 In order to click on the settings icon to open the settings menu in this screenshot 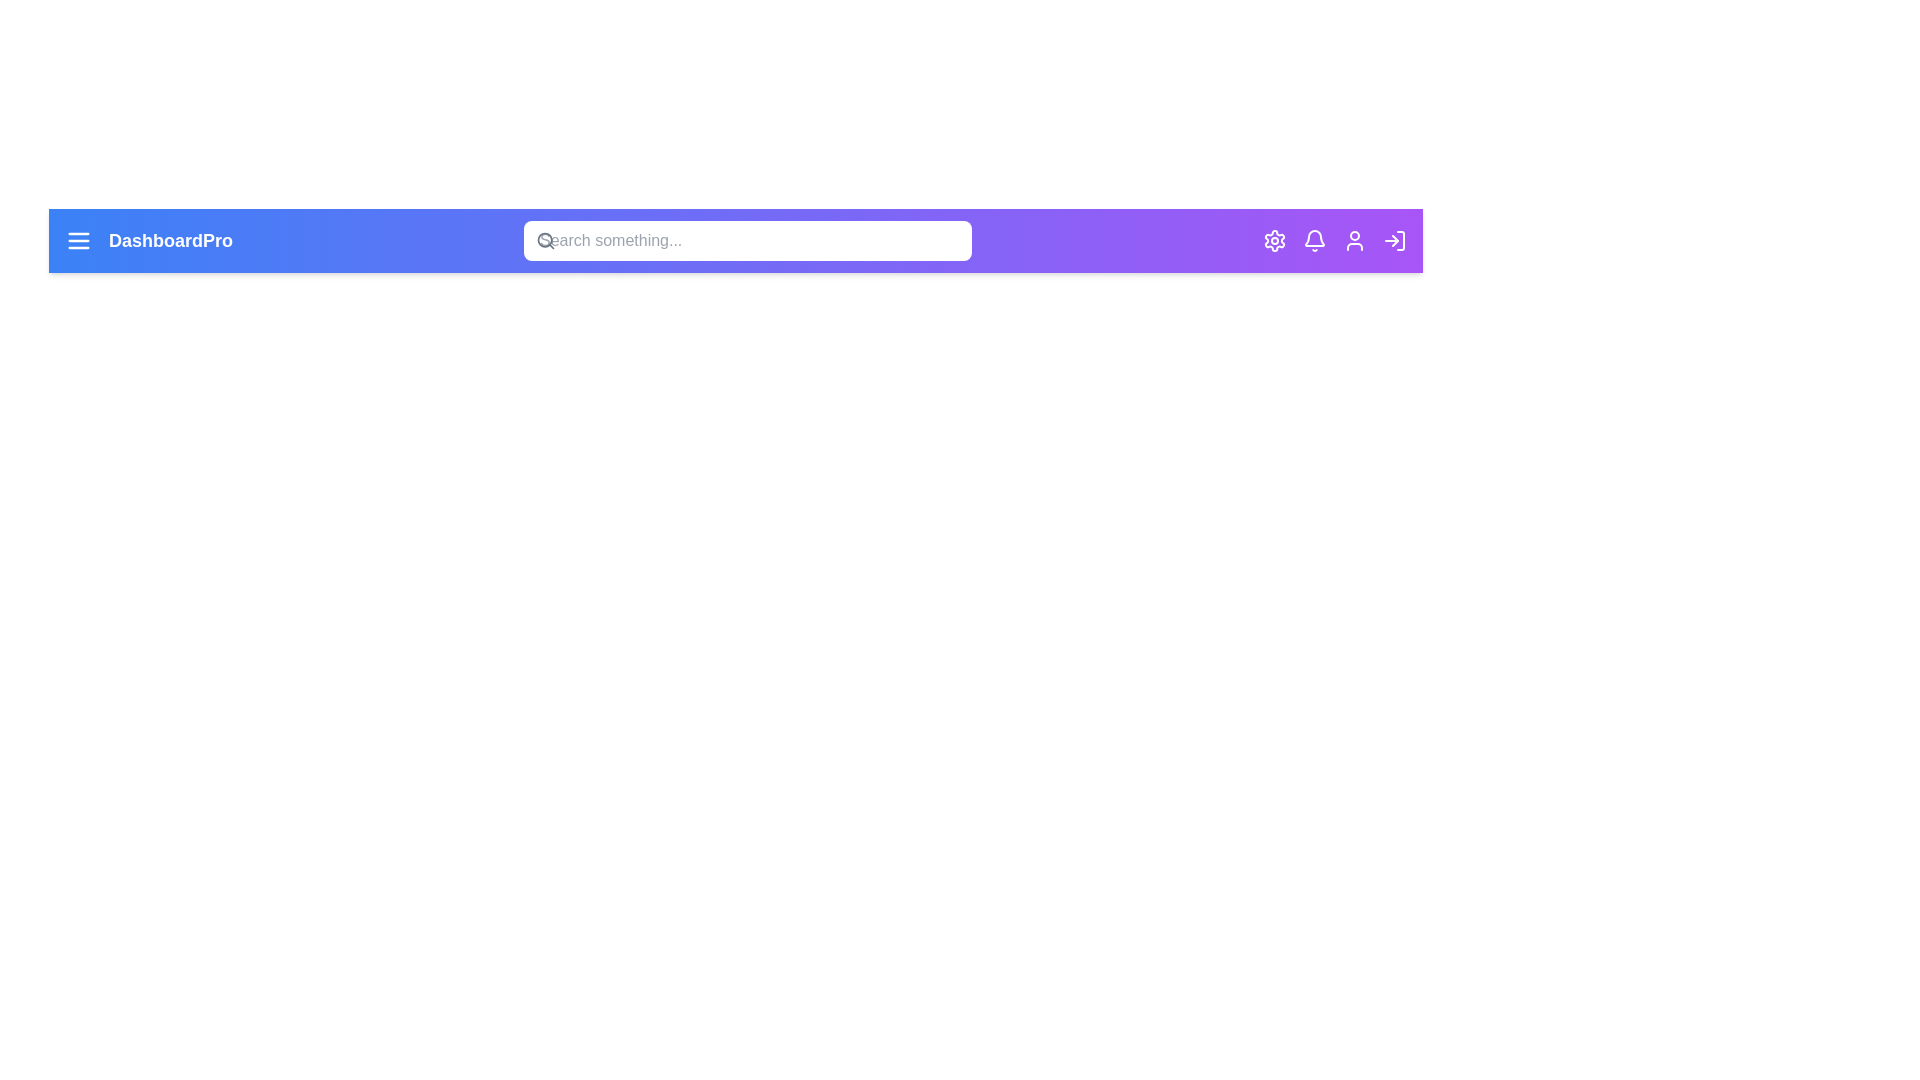, I will do `click(1274, 239)`.